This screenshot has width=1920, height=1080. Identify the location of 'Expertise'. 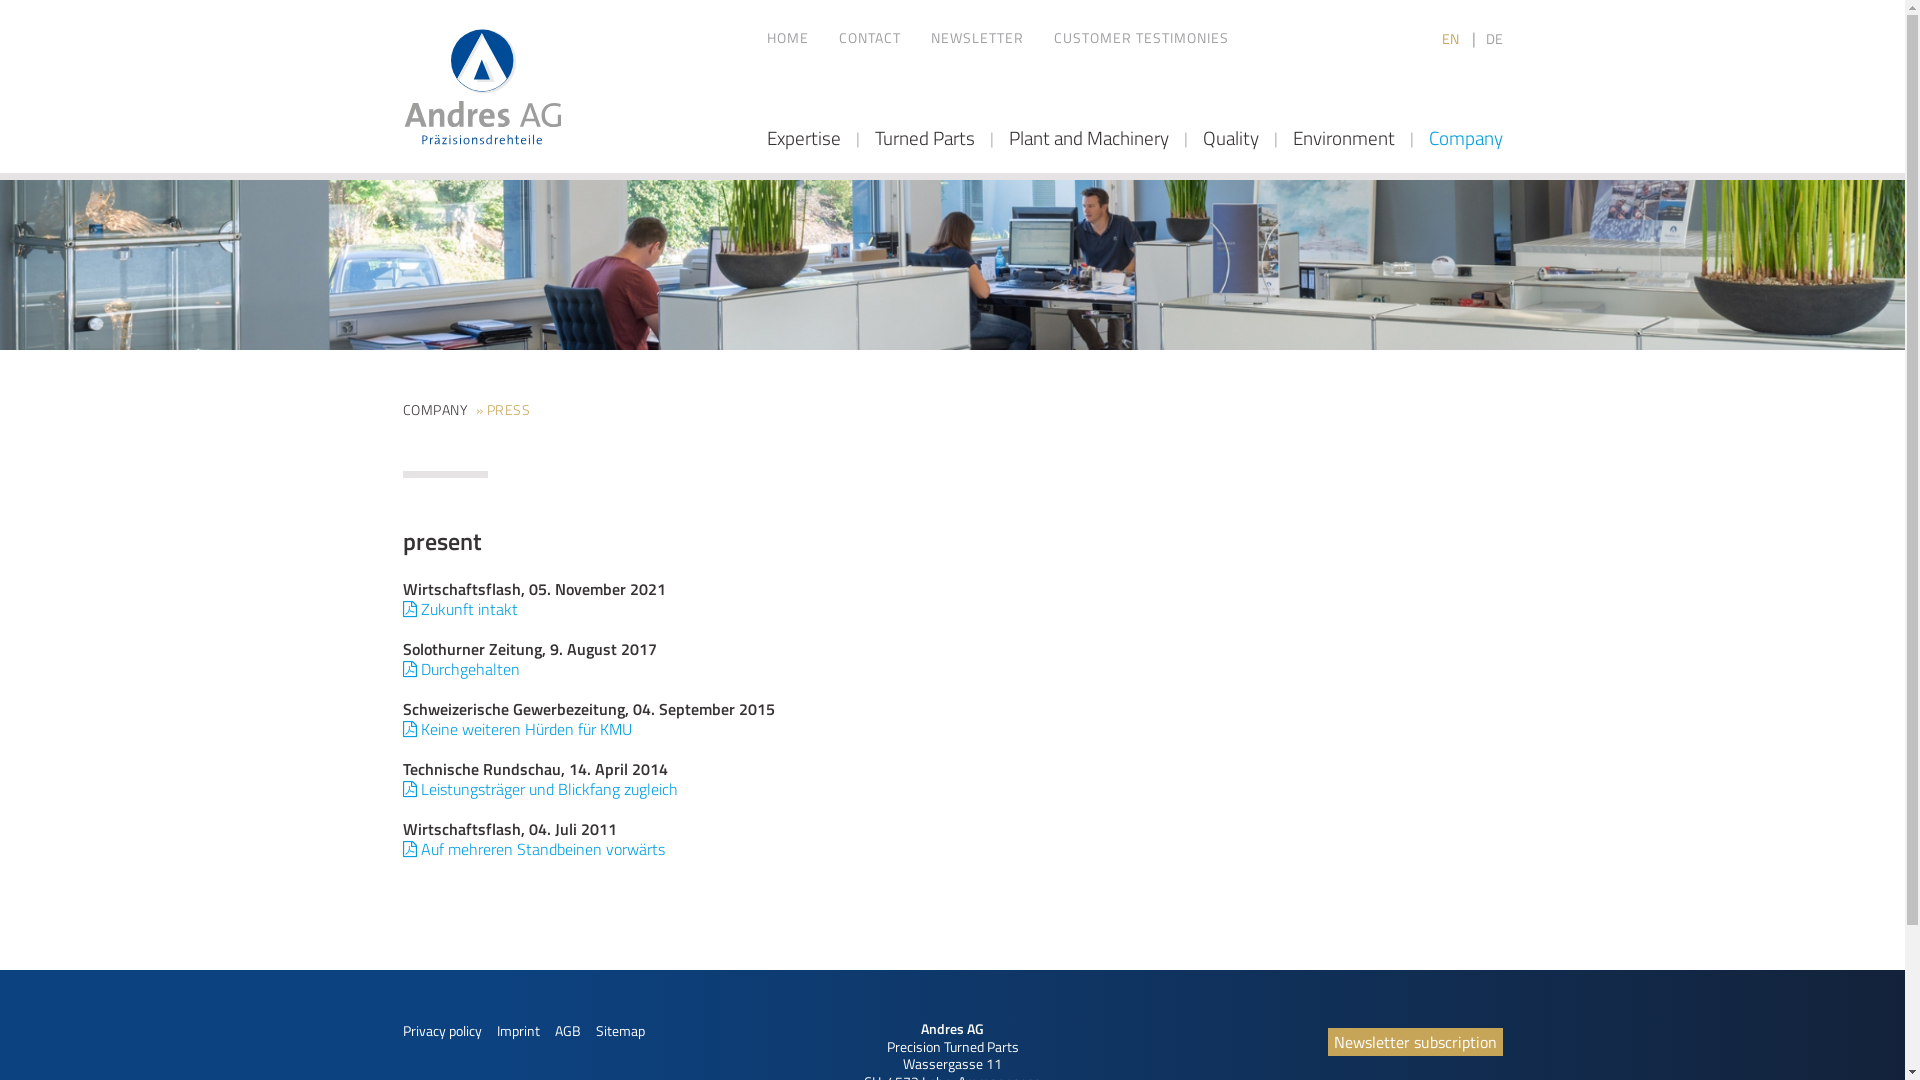
(802, 137).